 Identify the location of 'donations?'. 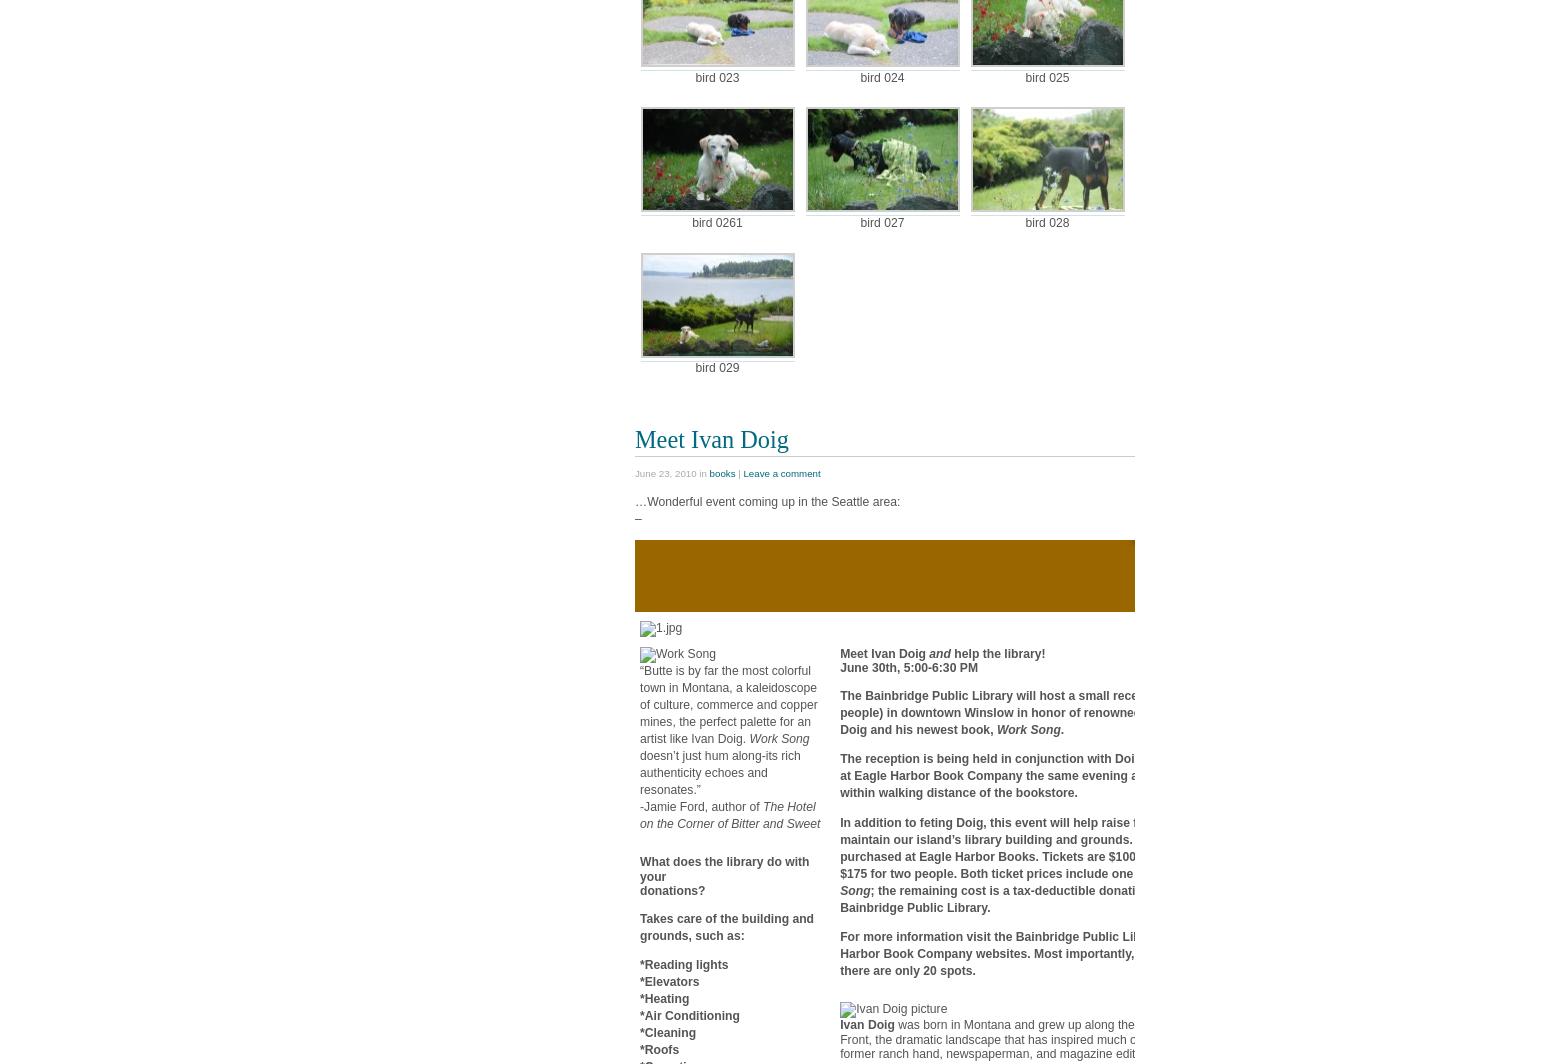
(671, 890).